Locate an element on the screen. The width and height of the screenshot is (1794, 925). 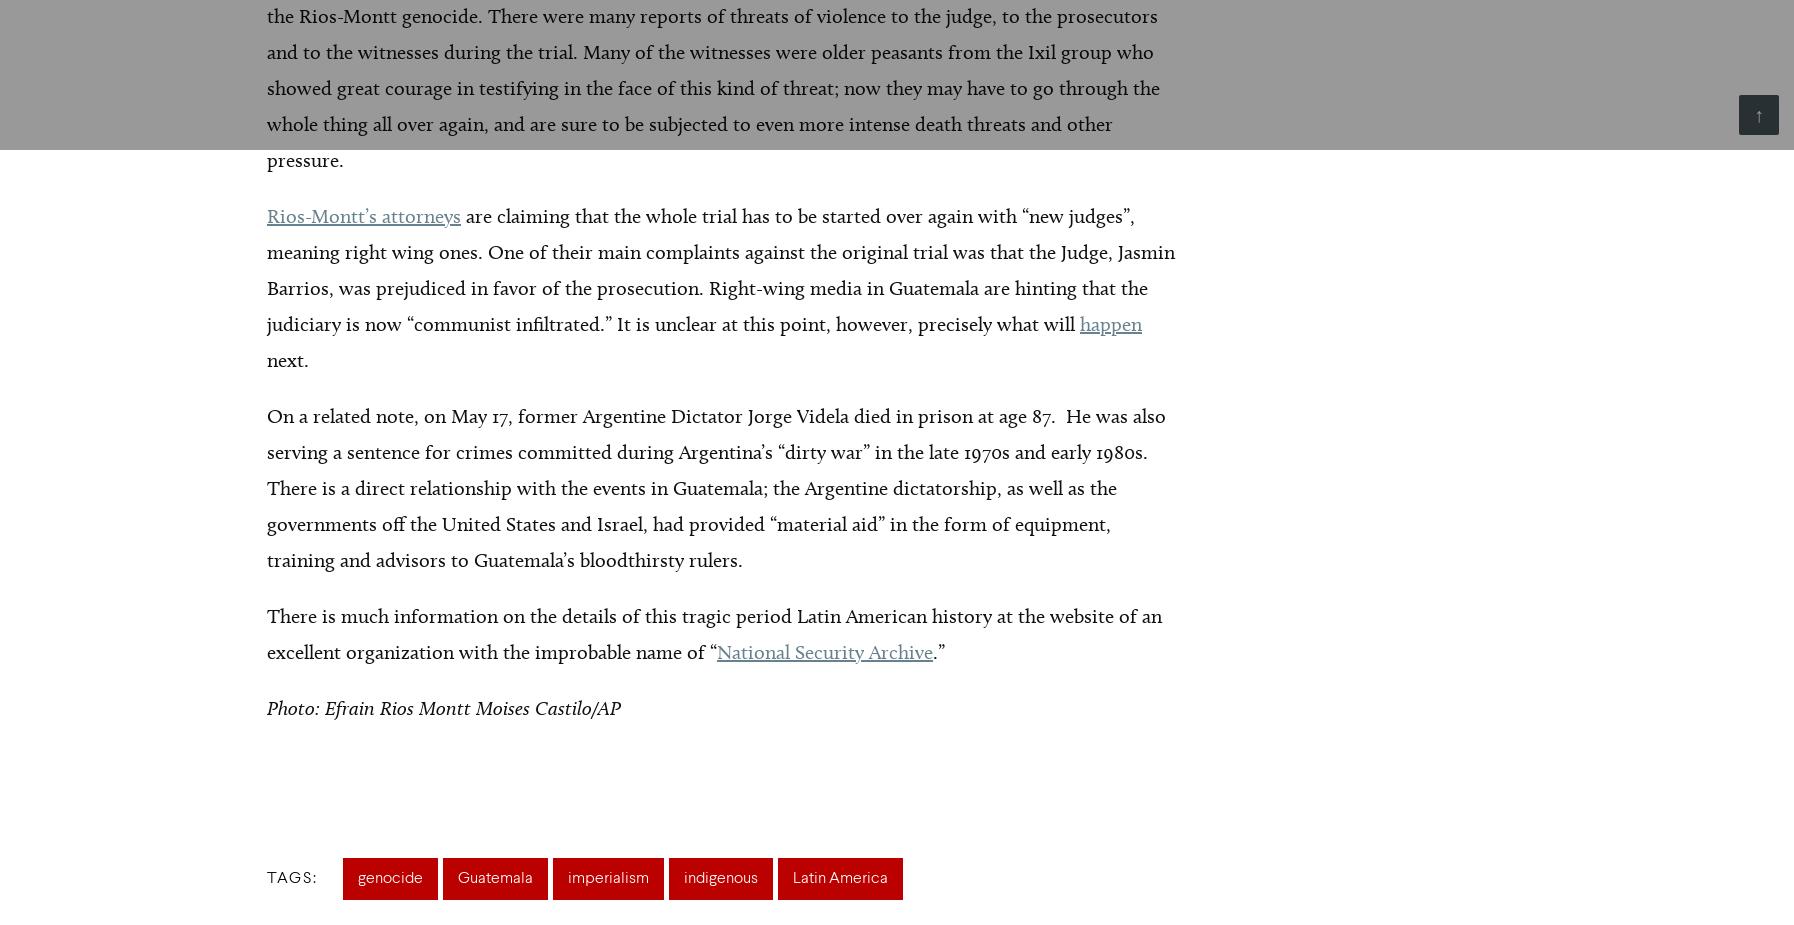
'Latin America' is located at coordinates (840, 879).